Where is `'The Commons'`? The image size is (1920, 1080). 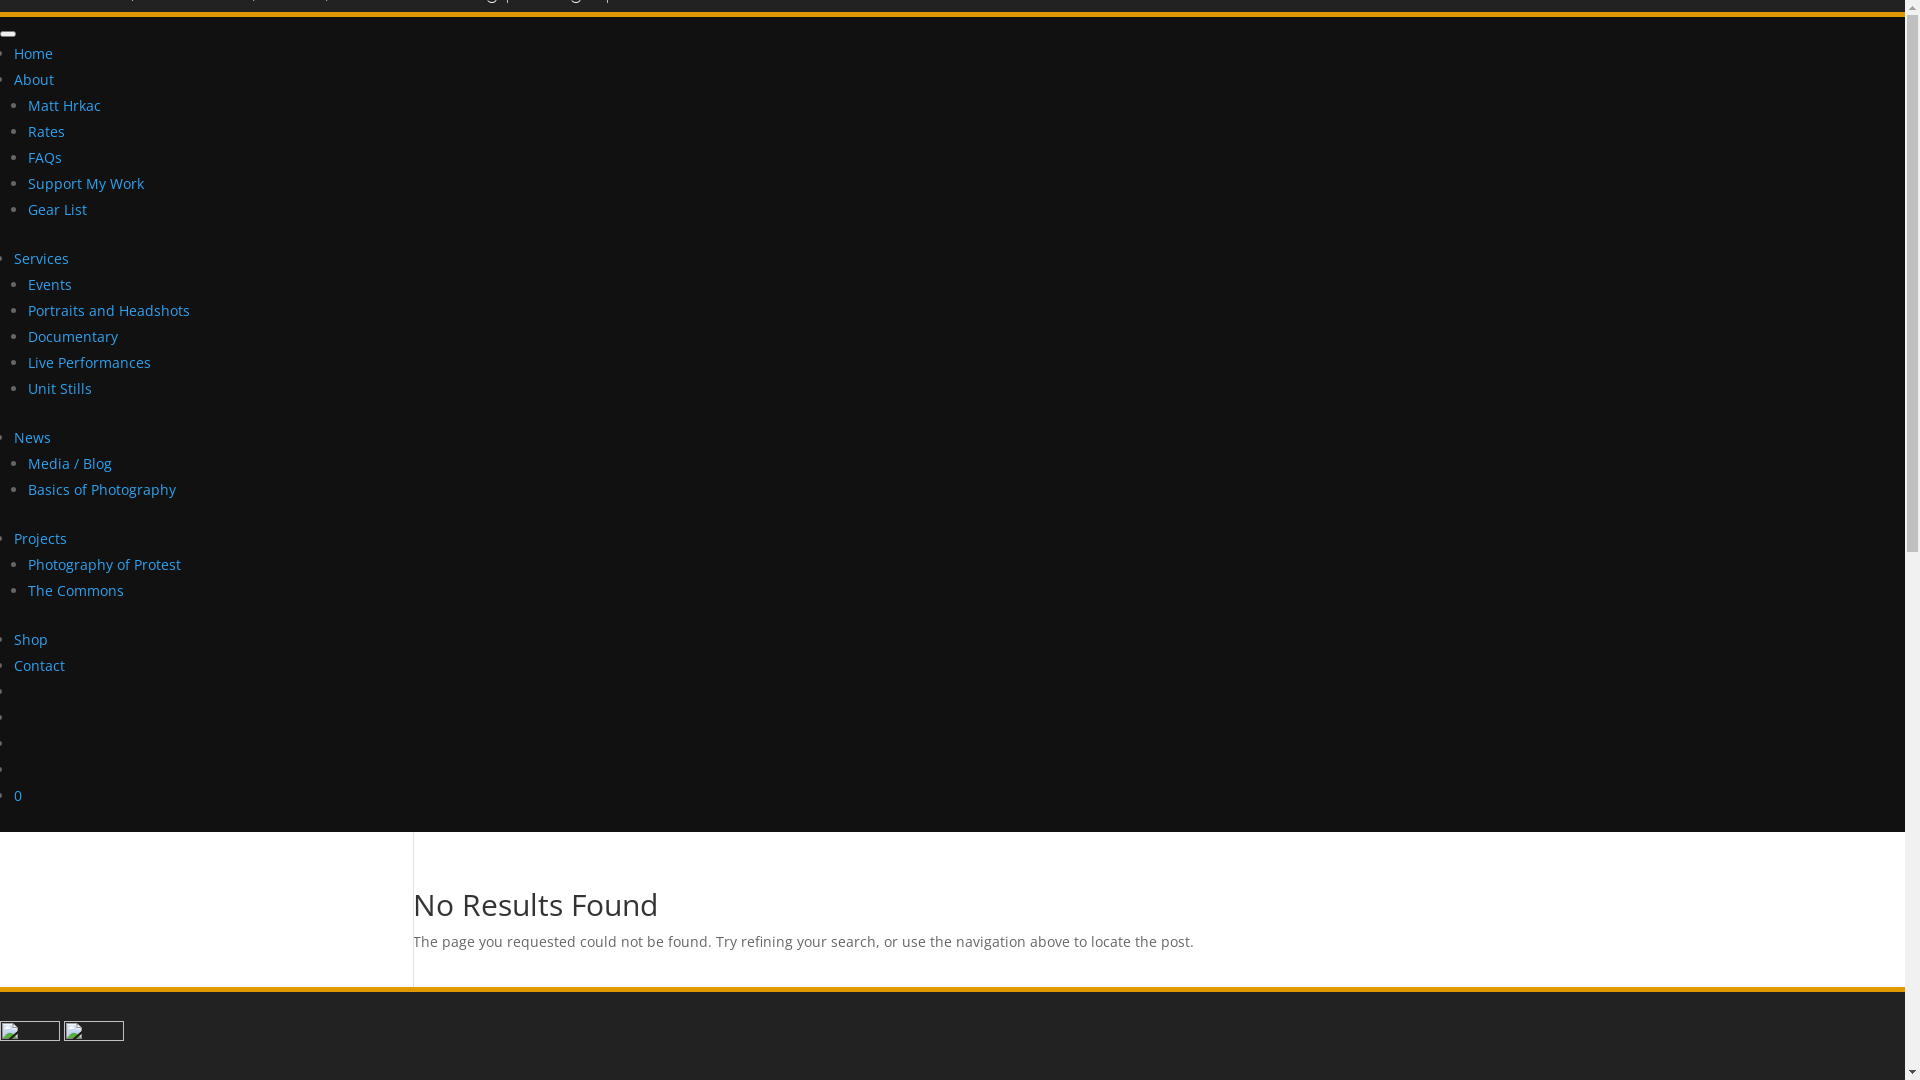 'The Commons' is located at coordinates (76, 589).